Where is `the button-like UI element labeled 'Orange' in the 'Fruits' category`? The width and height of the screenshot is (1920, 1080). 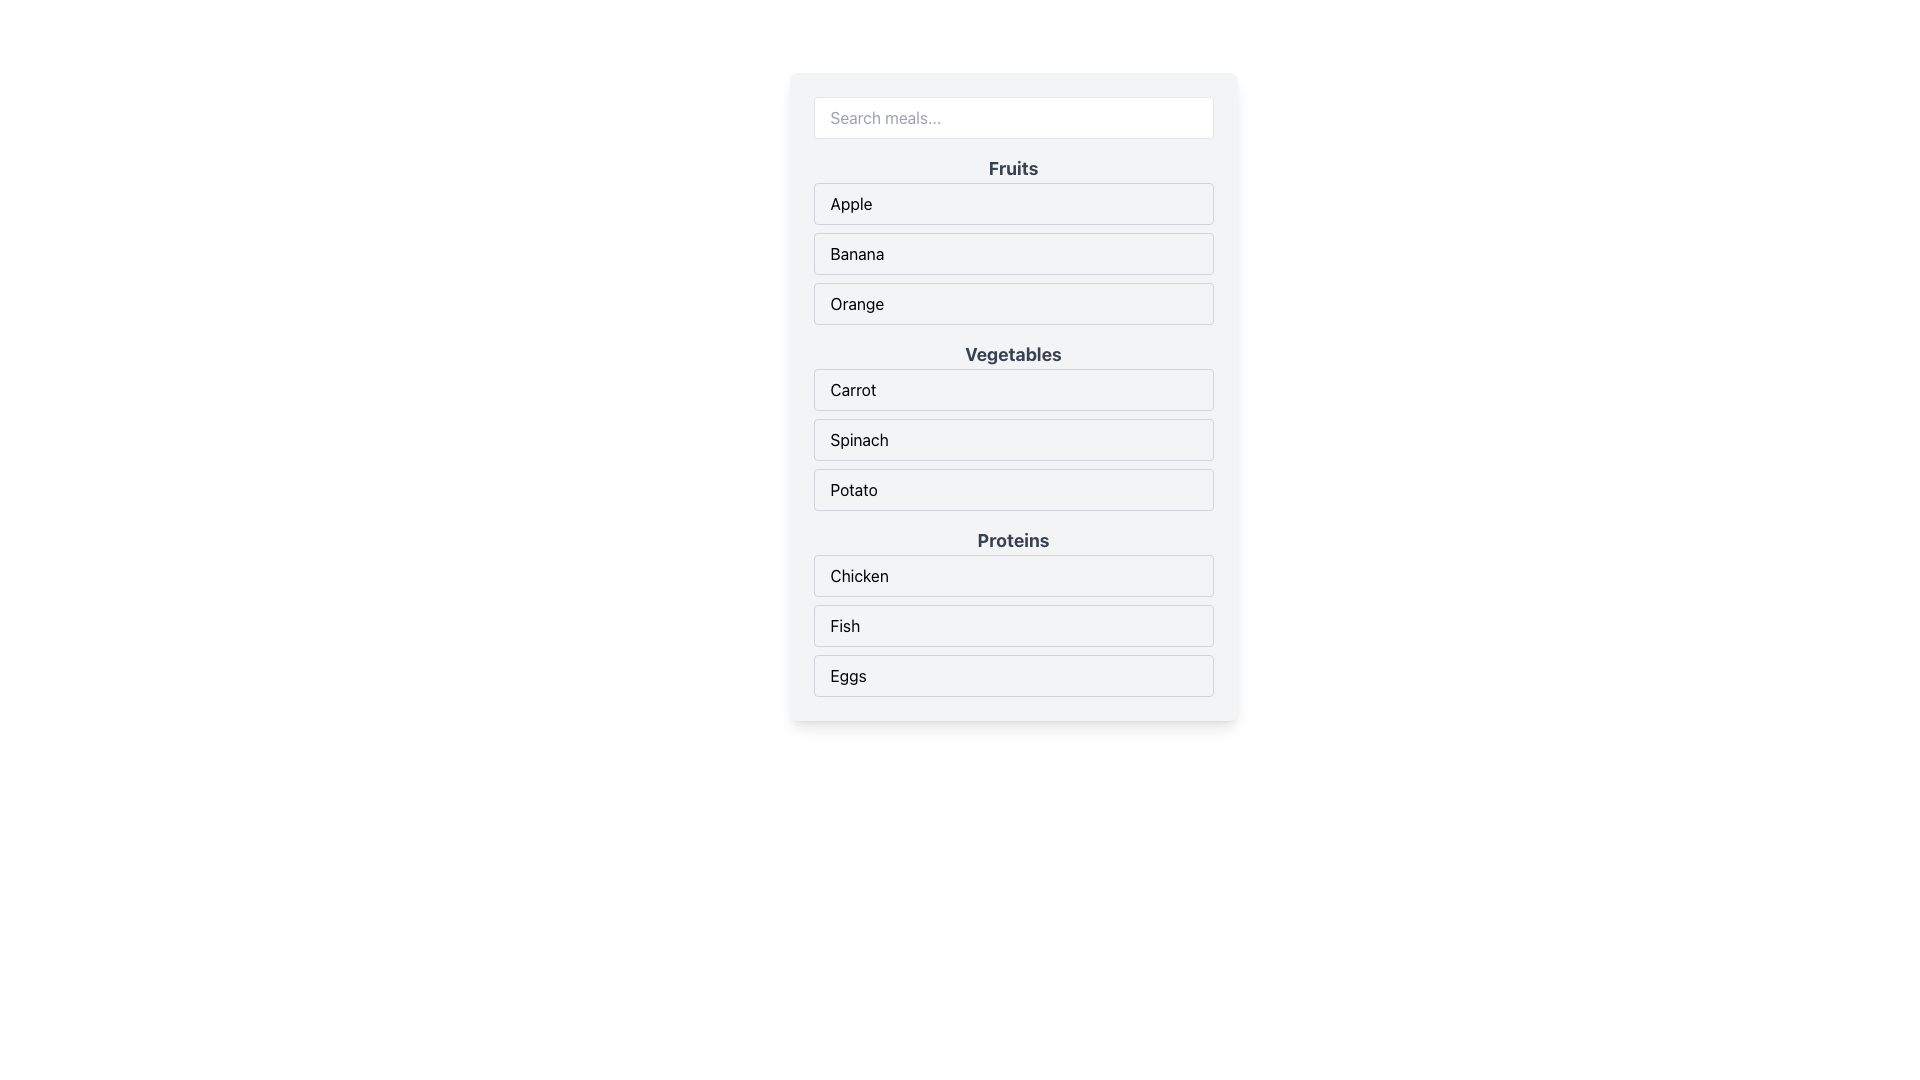 the button-like UI element labeled 'Orange' in the 'Fruits' category is located at coordinates (1013, 304).